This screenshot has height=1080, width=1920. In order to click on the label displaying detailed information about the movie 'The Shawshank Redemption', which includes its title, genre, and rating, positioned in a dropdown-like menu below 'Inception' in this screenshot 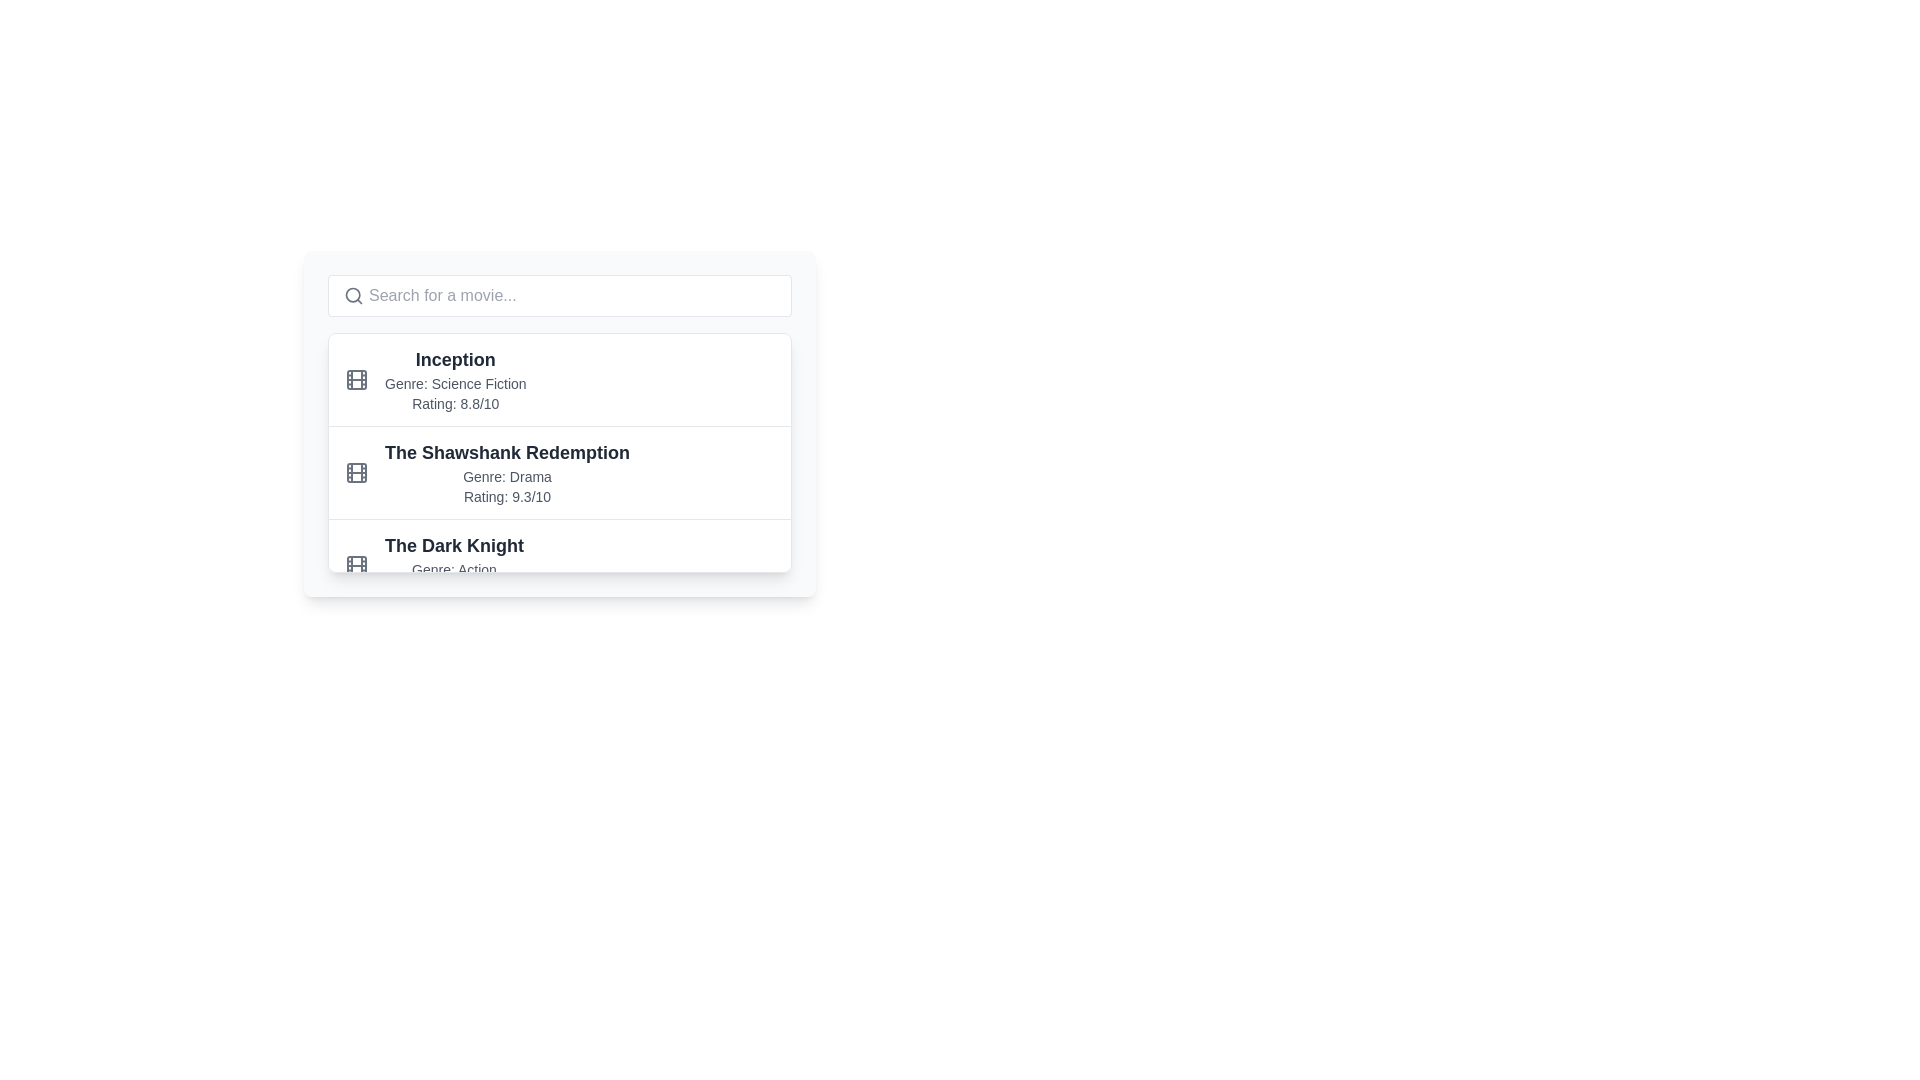, I will do `click(507, 473)`.